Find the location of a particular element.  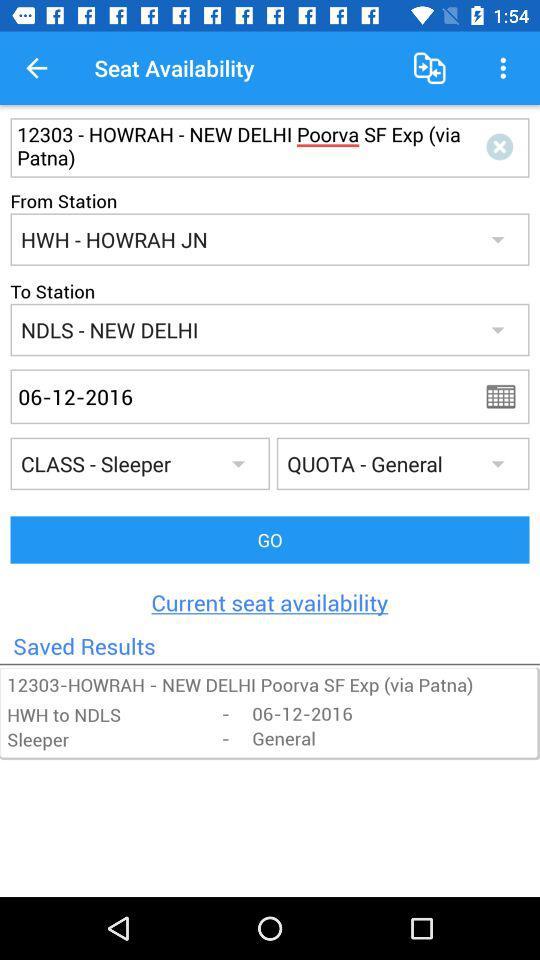

the date_range icon is located at coordinates (507, 395).